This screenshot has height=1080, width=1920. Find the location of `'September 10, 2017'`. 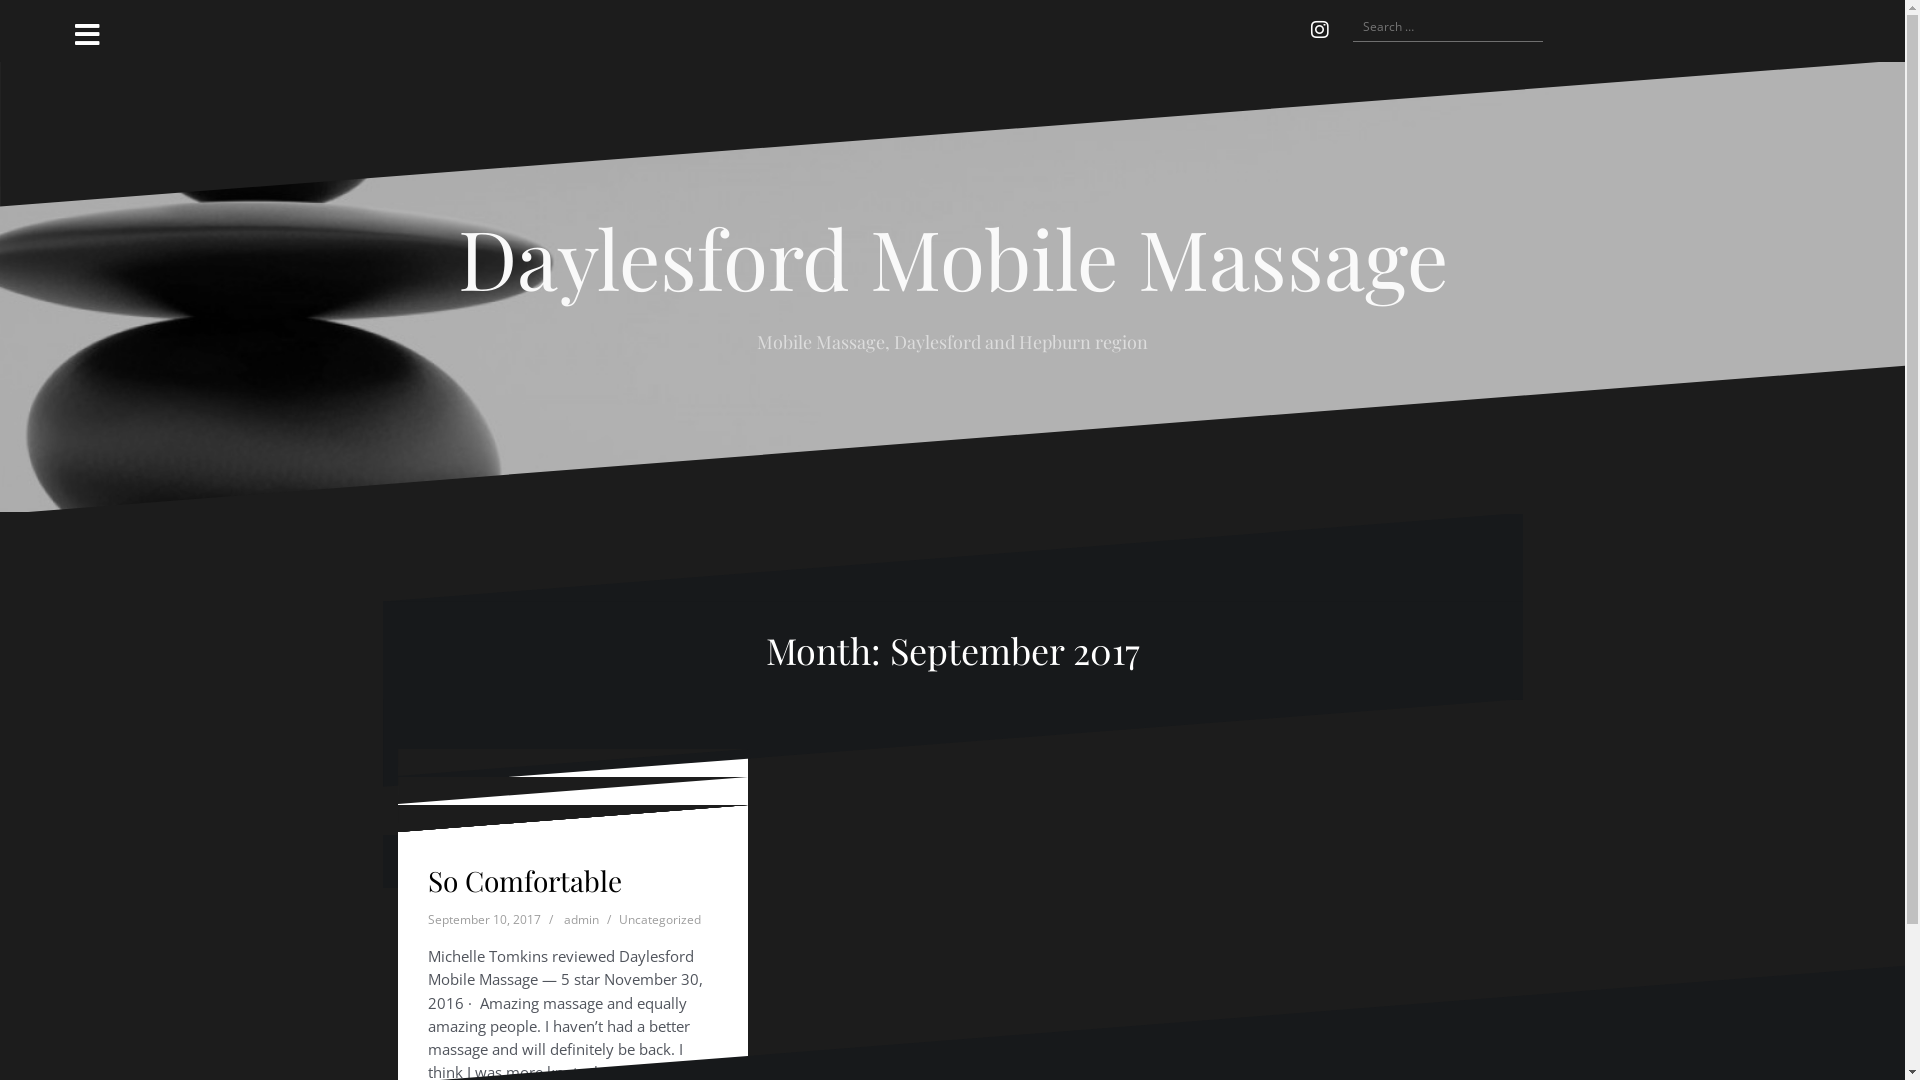

'September 10, 2017' is located at coordinates (484, 919).